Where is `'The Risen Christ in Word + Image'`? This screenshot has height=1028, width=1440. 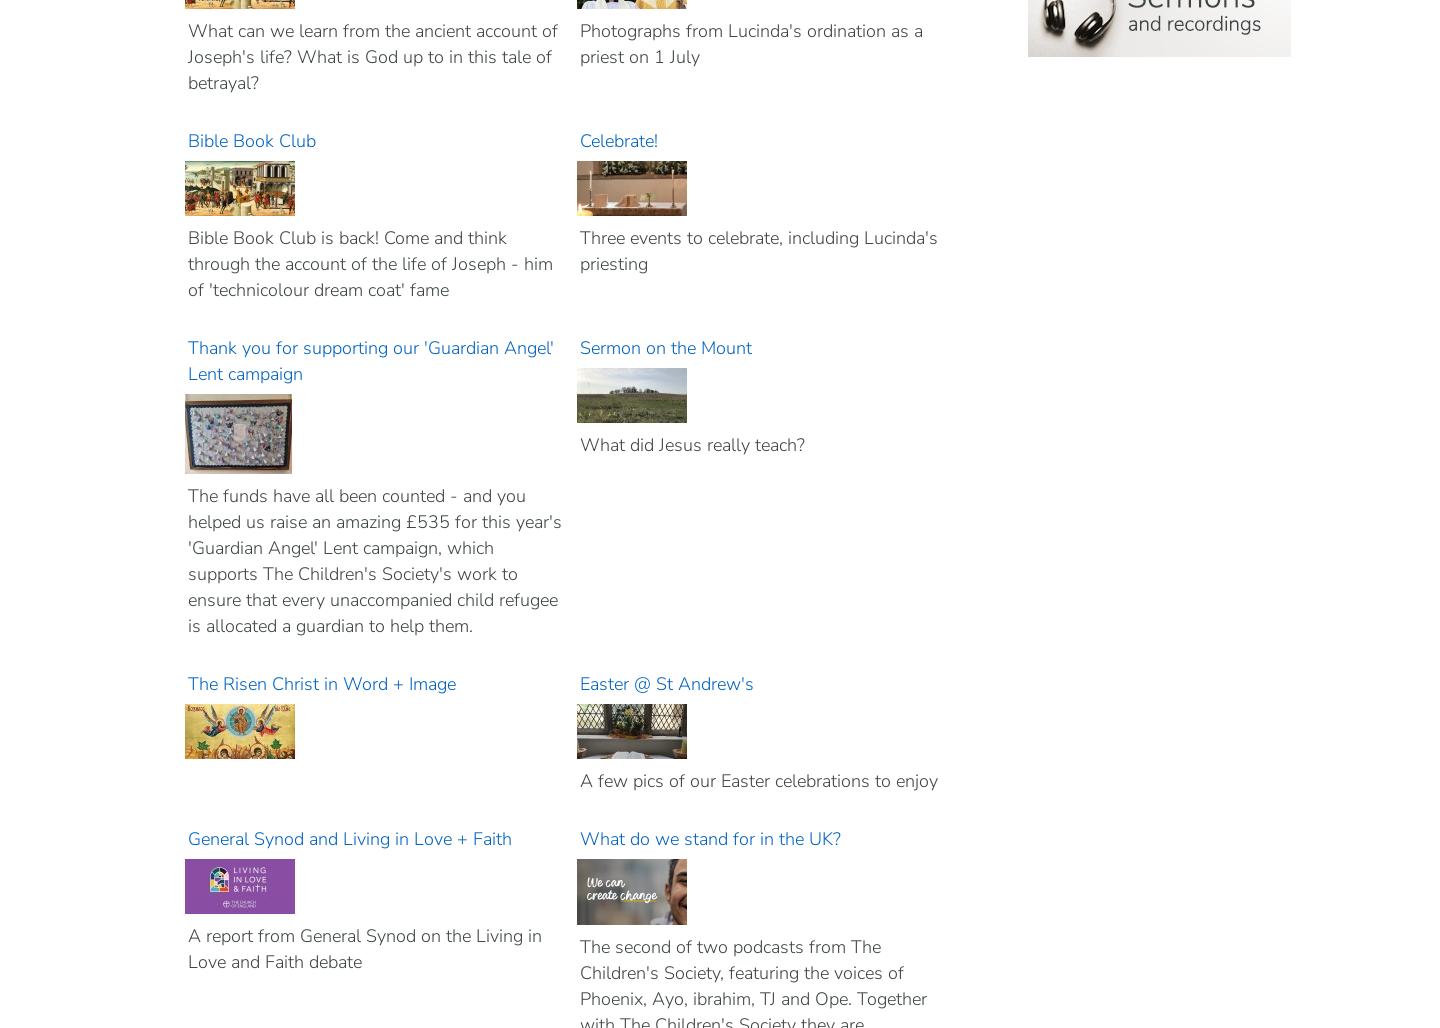 'The Risen Christ in Word + Image' is located at coordinates (324, 684).